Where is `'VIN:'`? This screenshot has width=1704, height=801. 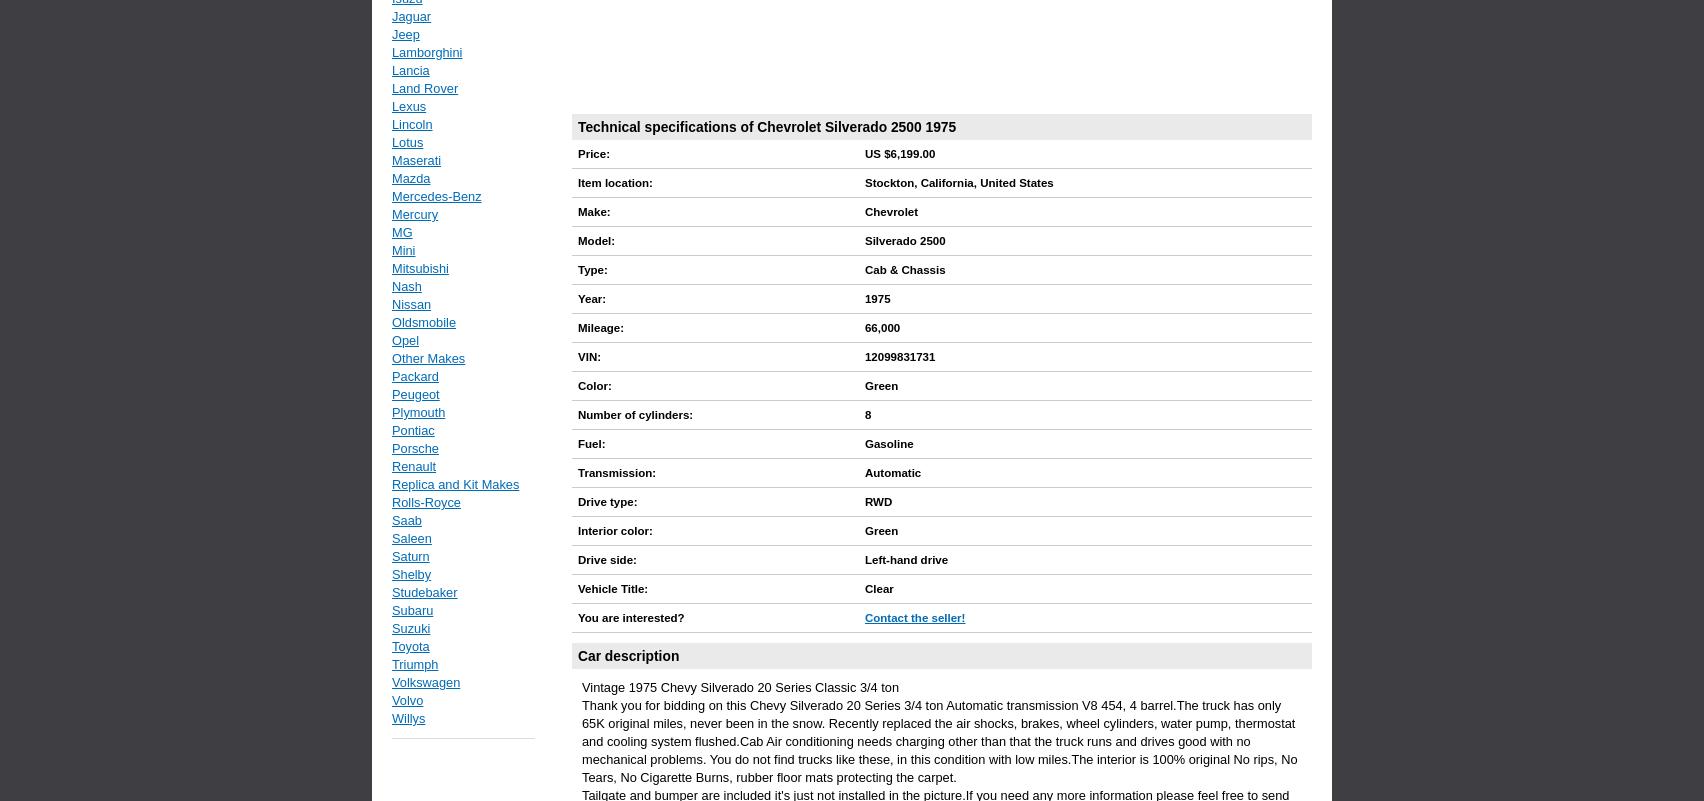 'VIN:' is located at coordinates (589, 356).